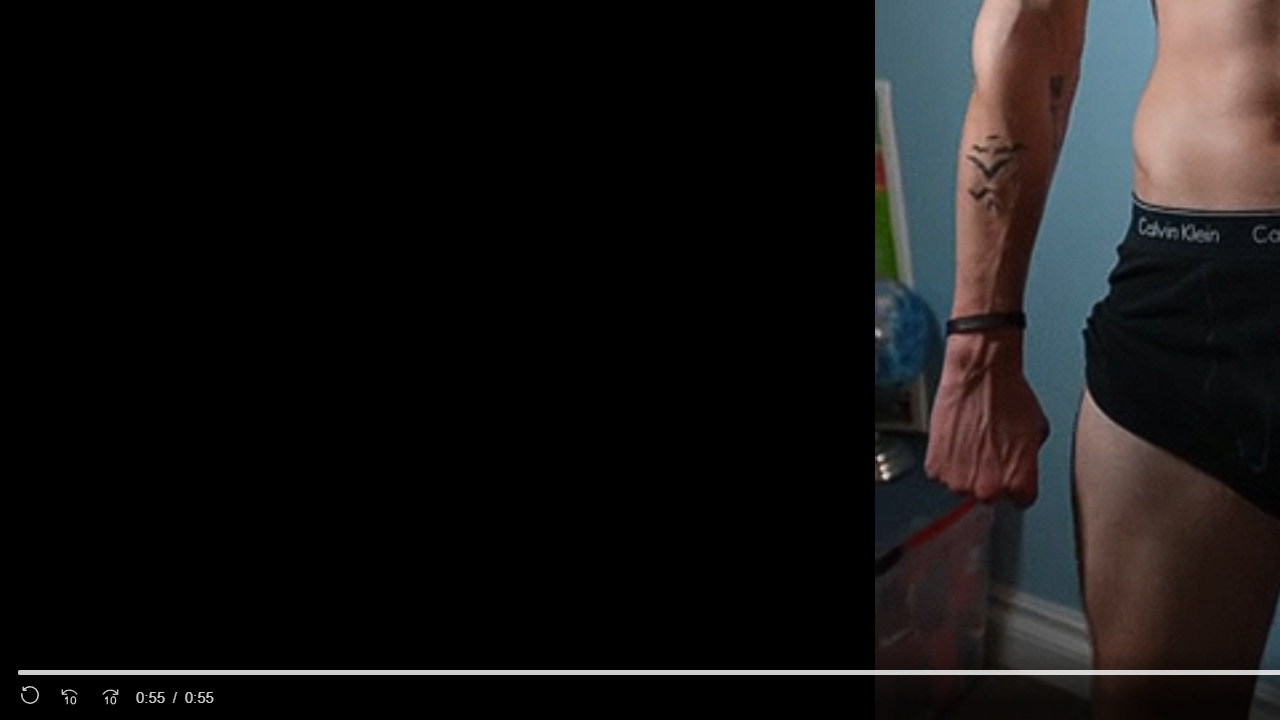  What do you see at coordinates (109, 696) in the screenshot?
I see `'Seek Forward'` at bounding box center [109, 696].